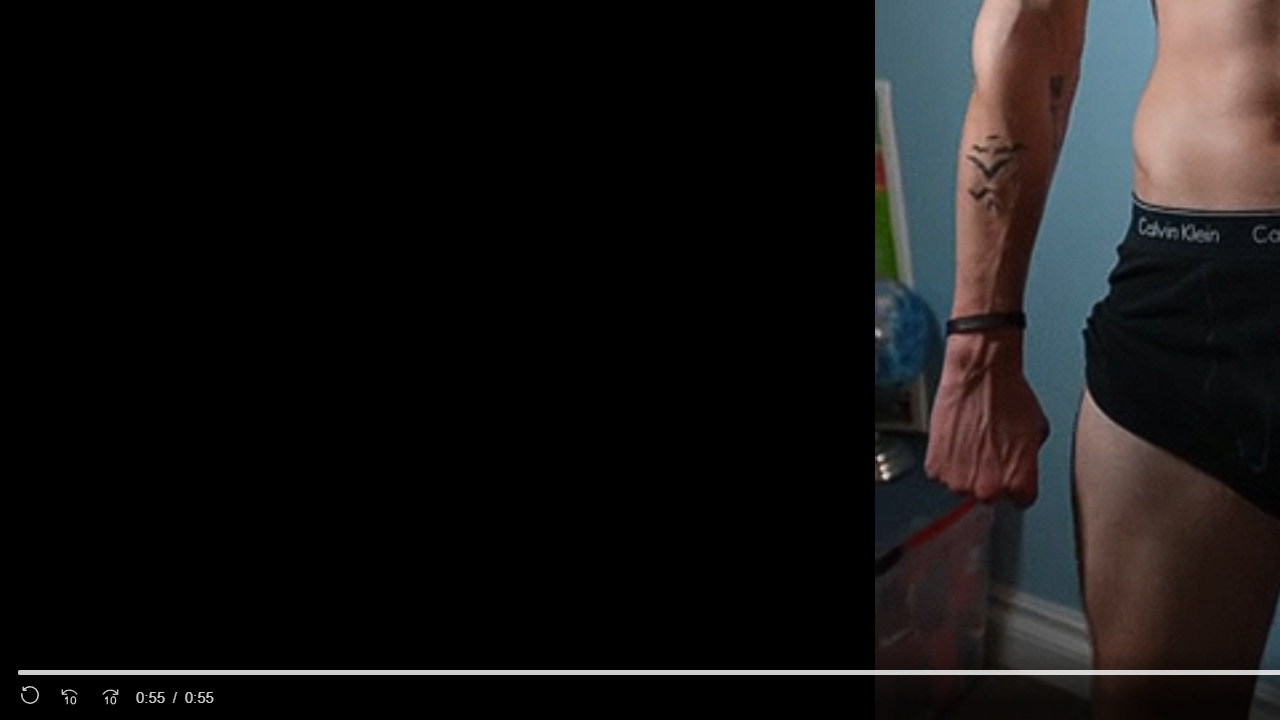  What do you see at coordinates (109, 696) in the screenshot?
I see `'Seek Forward'` at bounding box center [109, 696].